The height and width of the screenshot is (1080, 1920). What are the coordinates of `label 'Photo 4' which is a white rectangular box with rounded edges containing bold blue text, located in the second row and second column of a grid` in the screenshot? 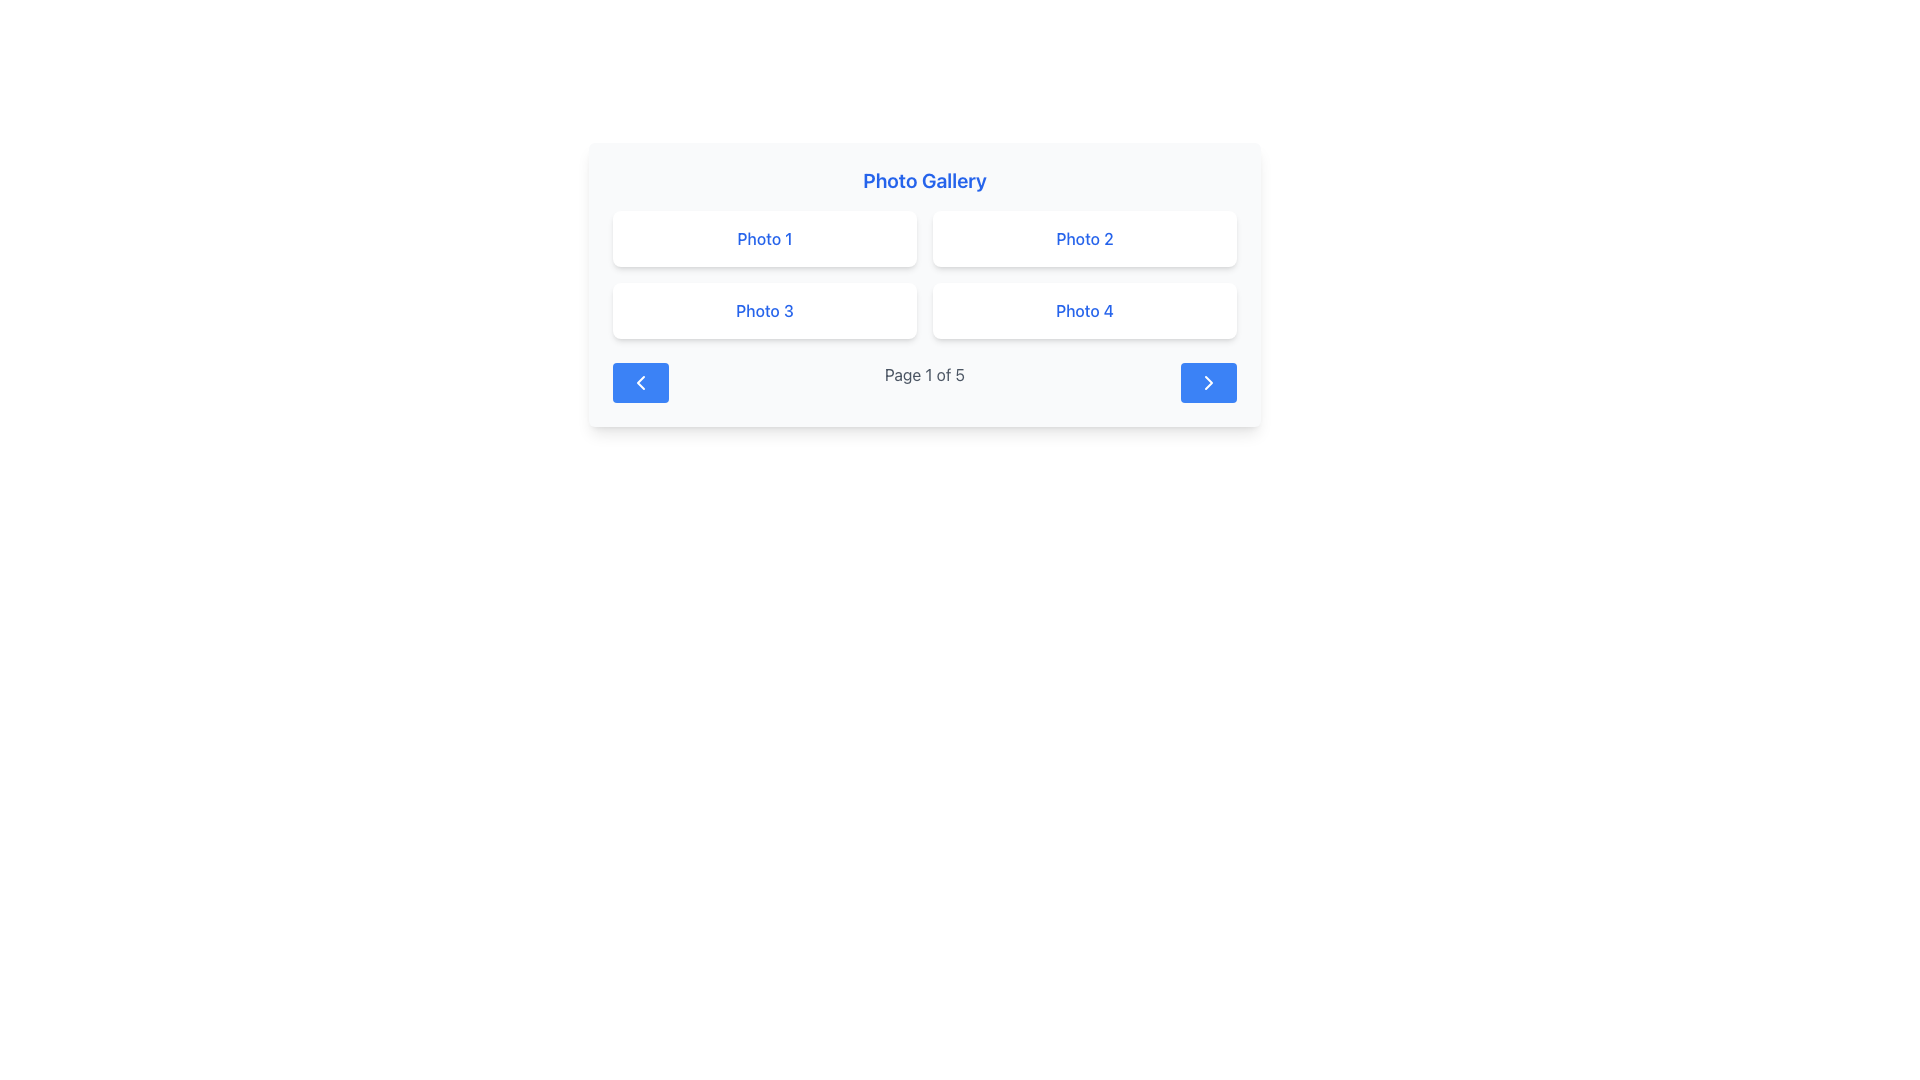 It's located at (1083, 311).